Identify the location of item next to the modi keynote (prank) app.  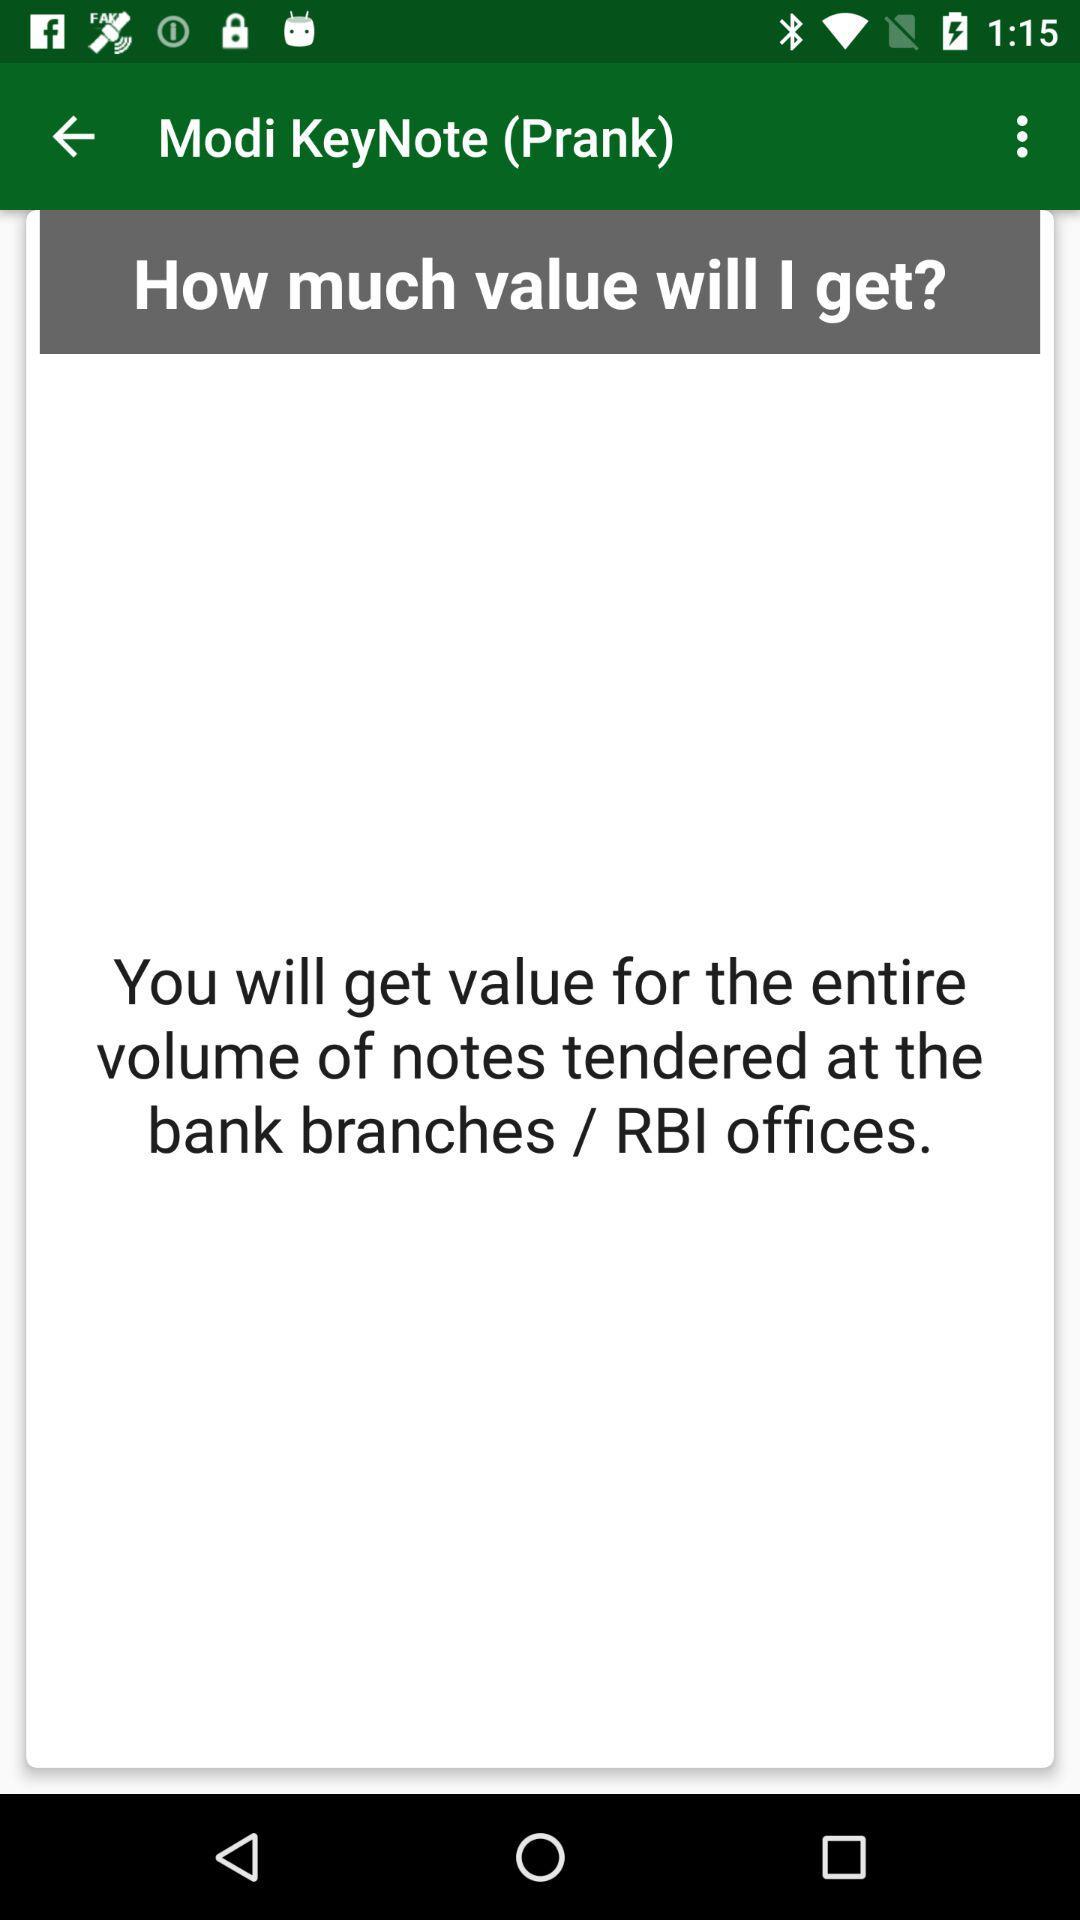
(1027, 135).